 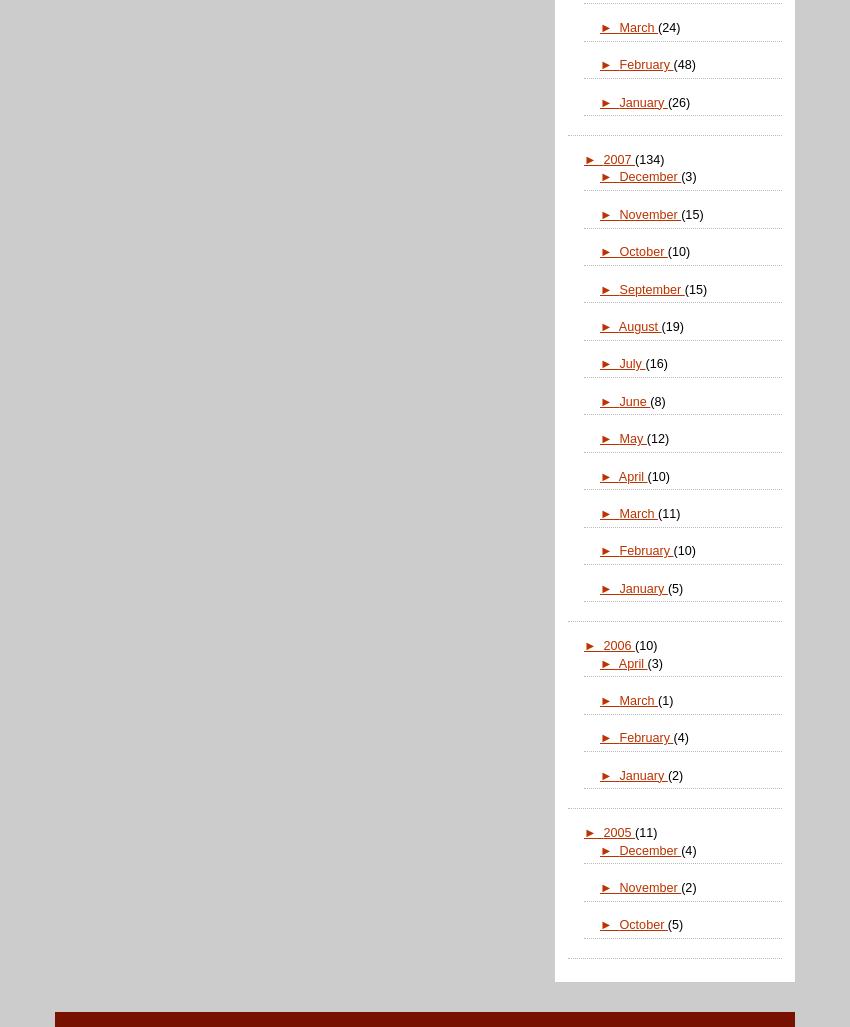 I want to click on 'September', so click(x=651, y=287).